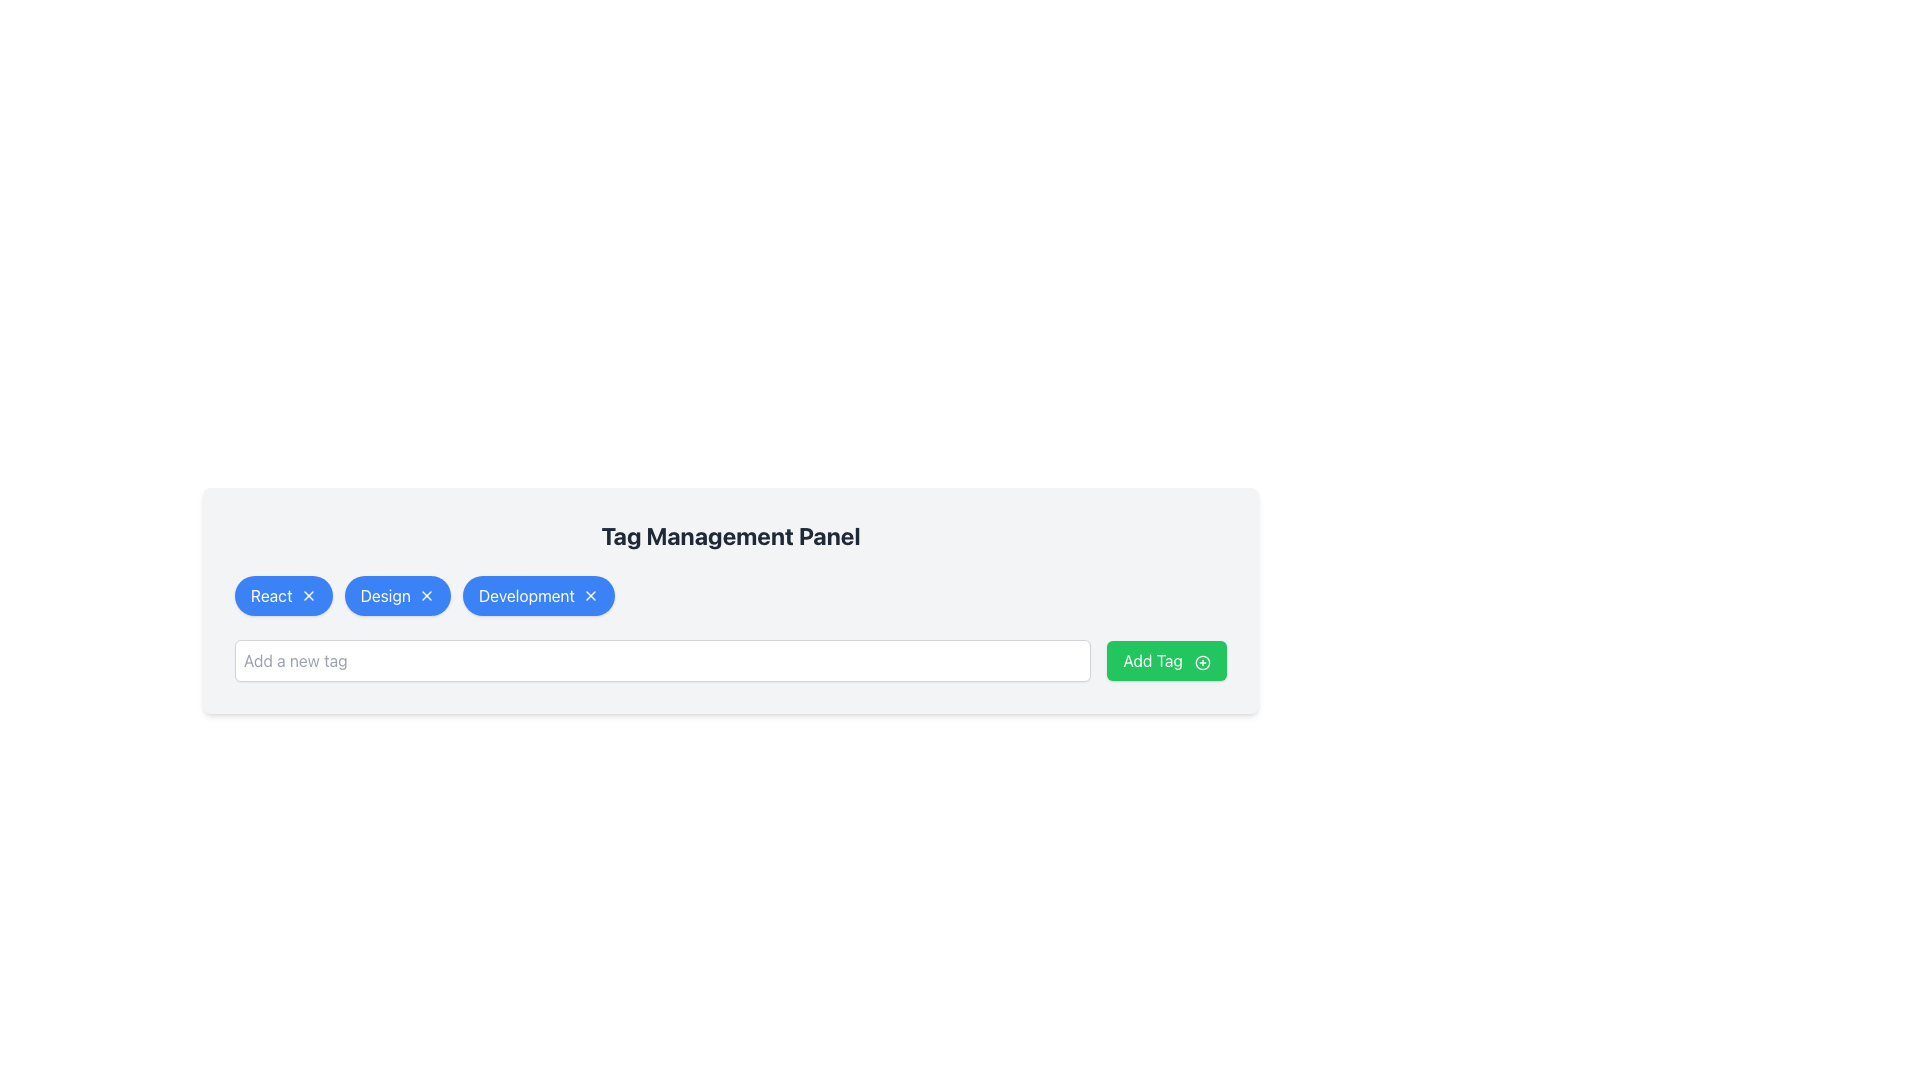 This screenshot has width=1920, height=1080. Describe the element at coordinates (1202, 662) in the screenshot. I see `the circular Graphical Icon Component located at the center of the 'Add Tag' button's icon area` at that location.